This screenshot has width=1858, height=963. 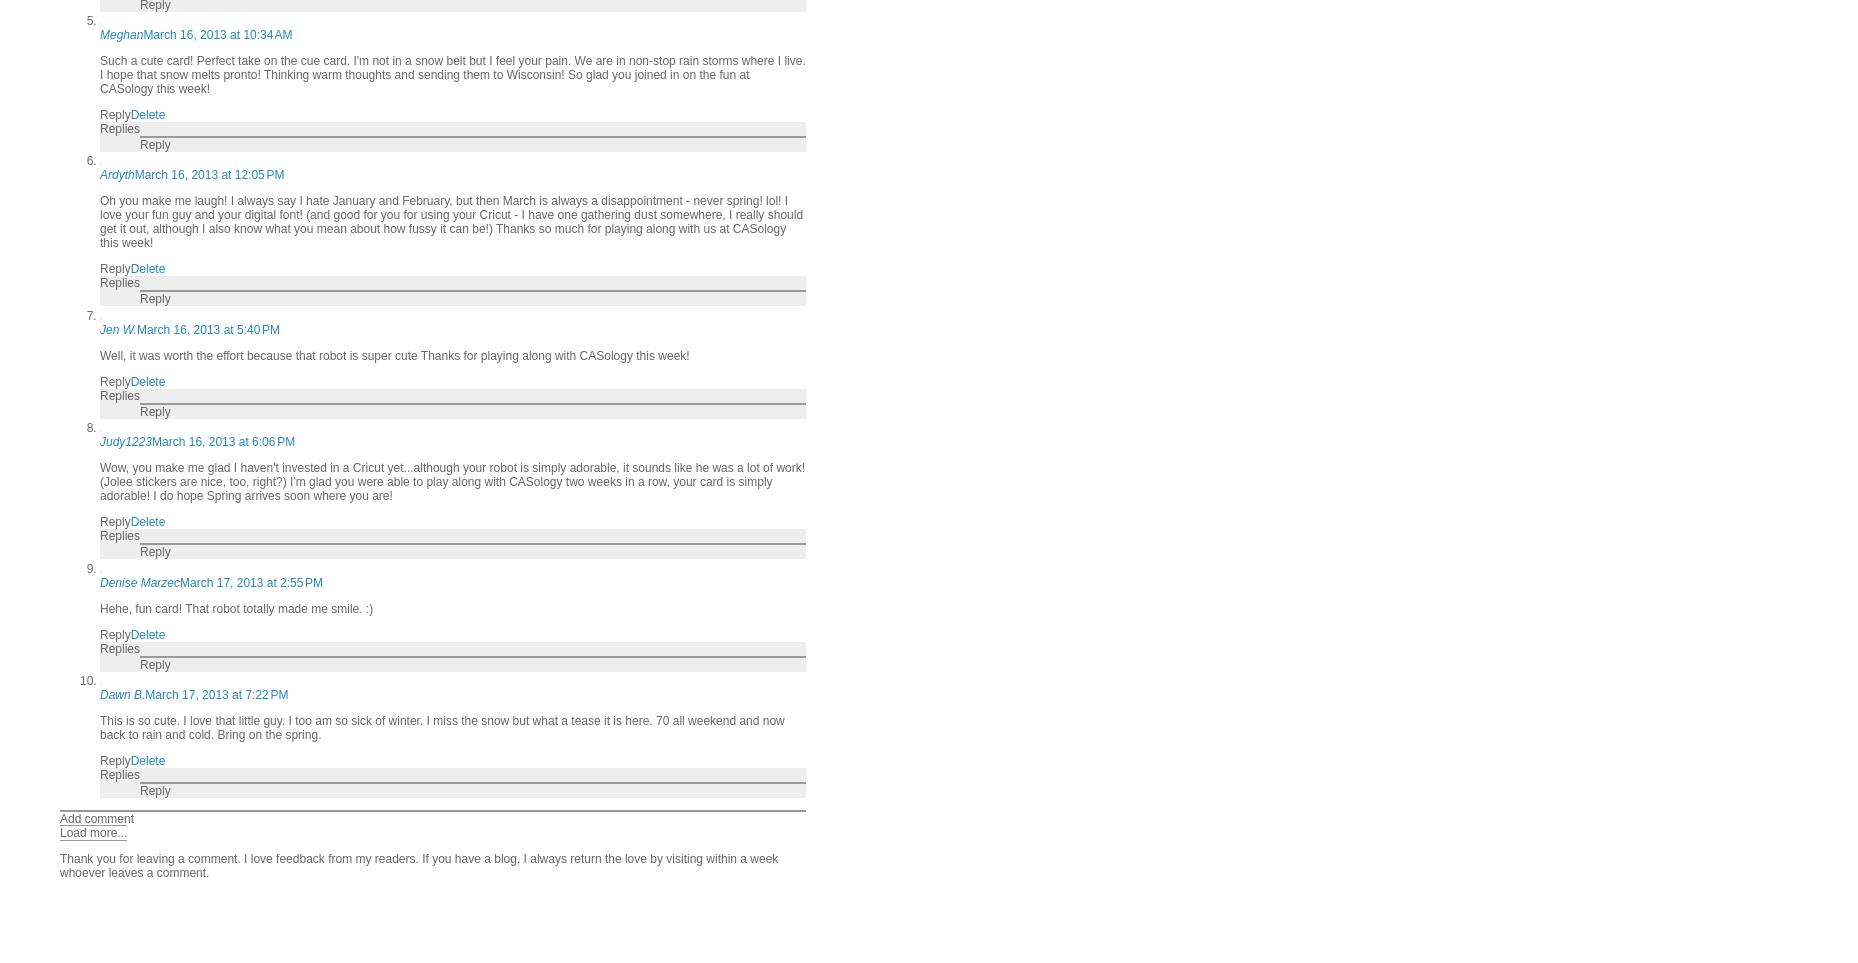 What do you see at coordinates (451, 75) in the screenshot?
I see `'Such a cute card!  Perfect take on the cue card.  I'm not in a snow belt but I feel your pain.  We are in non-stop rain storms where I live.  I hope that snow melts pronto!  Thinking warm thoughts and sending them to Wisconsin!   So glad you joined in on the fun at CASology this week!'` at bounding box center [451, 75].